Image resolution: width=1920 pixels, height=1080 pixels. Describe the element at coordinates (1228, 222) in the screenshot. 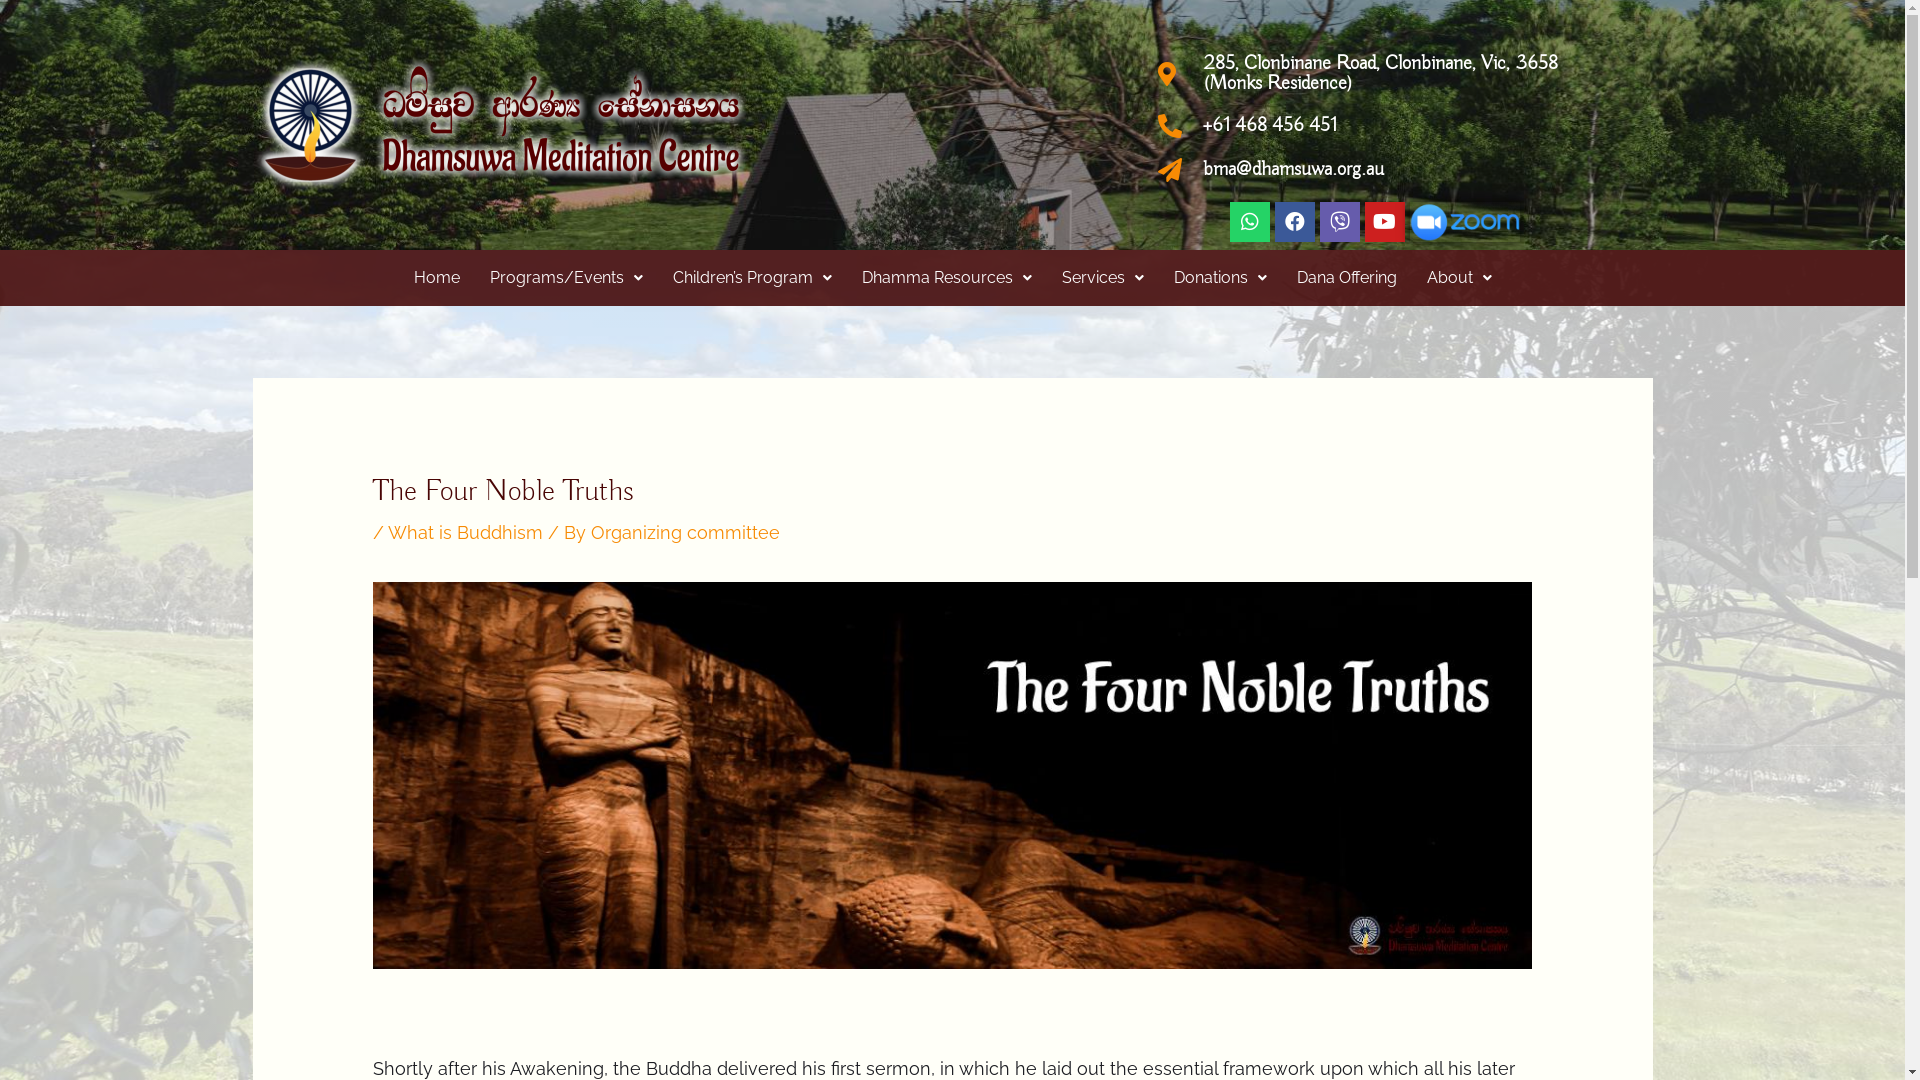

I see `'Whatsapp'` at that location.